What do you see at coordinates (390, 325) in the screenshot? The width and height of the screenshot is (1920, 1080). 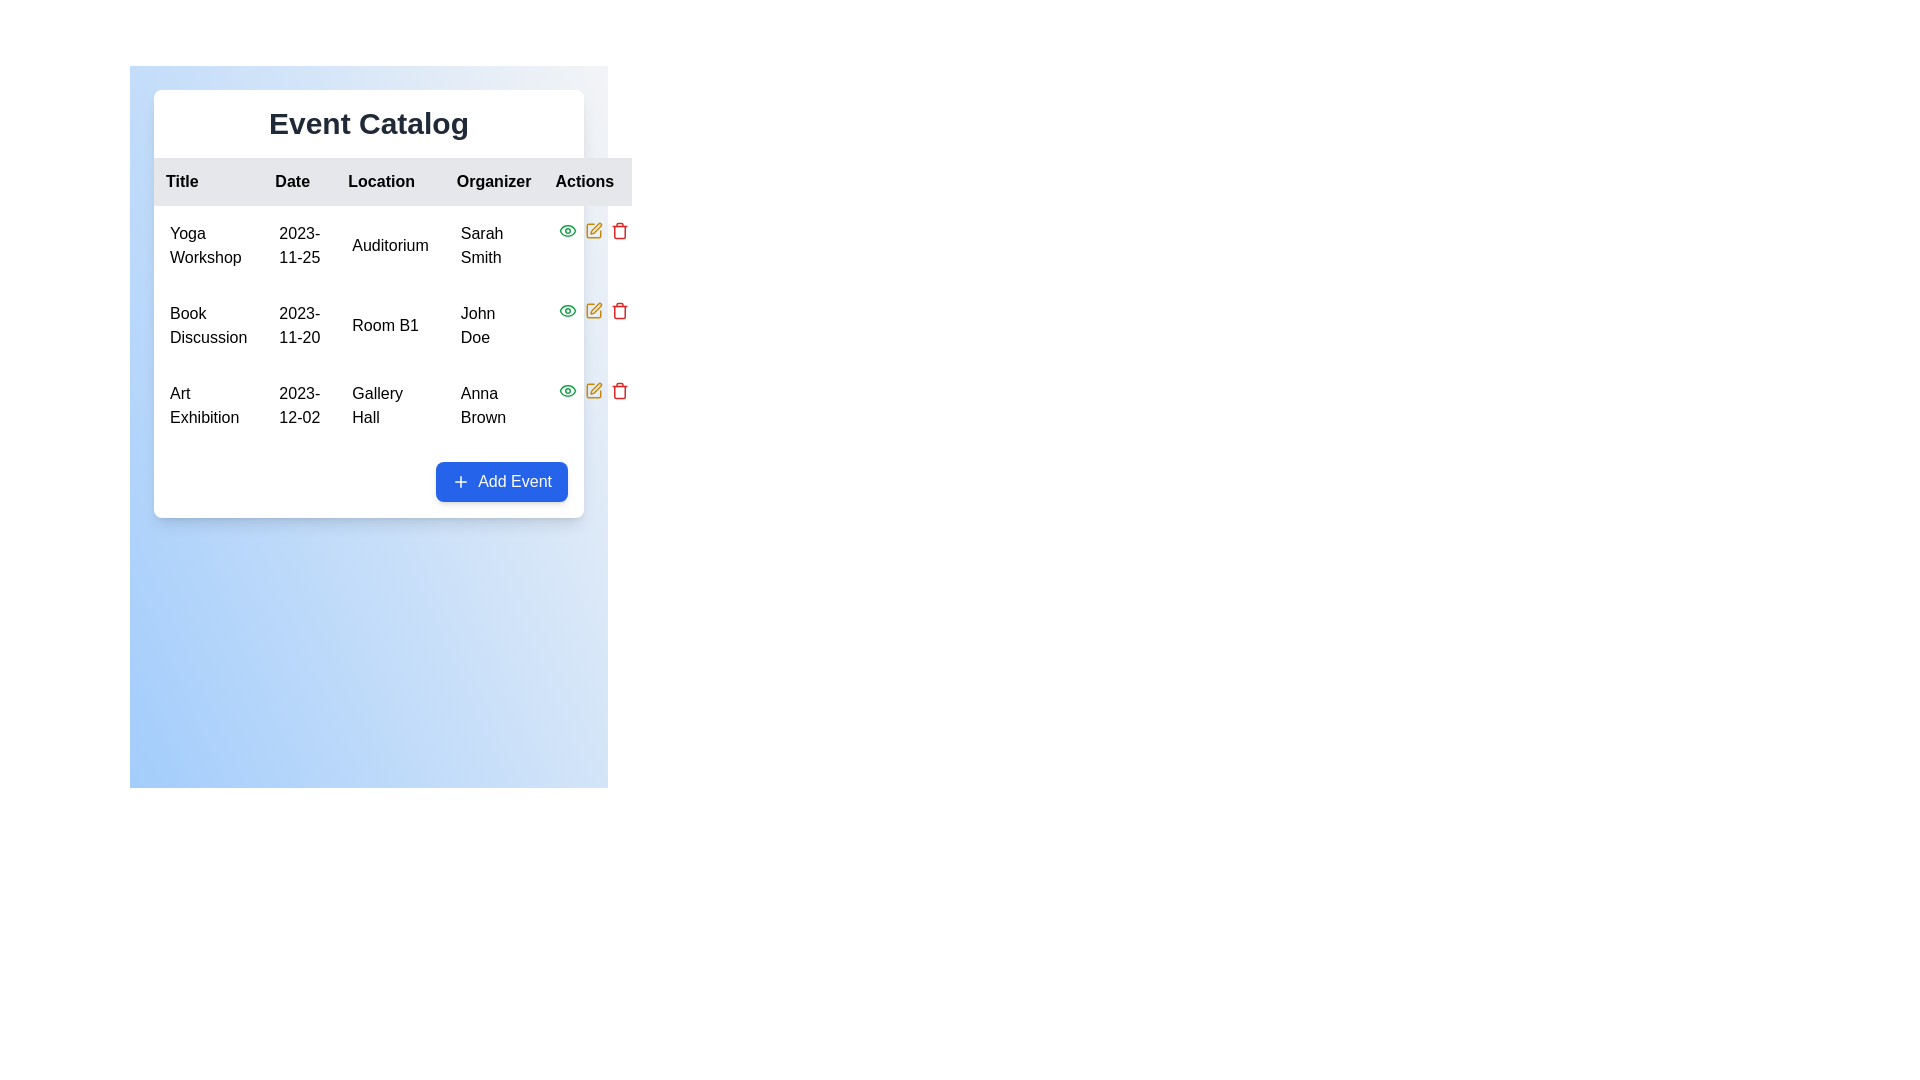 I see `the text label displaying 'Room B1', which is located under the 'Location' column in the second row of a table for the event 'Book Discussion' on '2023-11-20' organized by 'John Doe'` at bounding box center [390, 325].